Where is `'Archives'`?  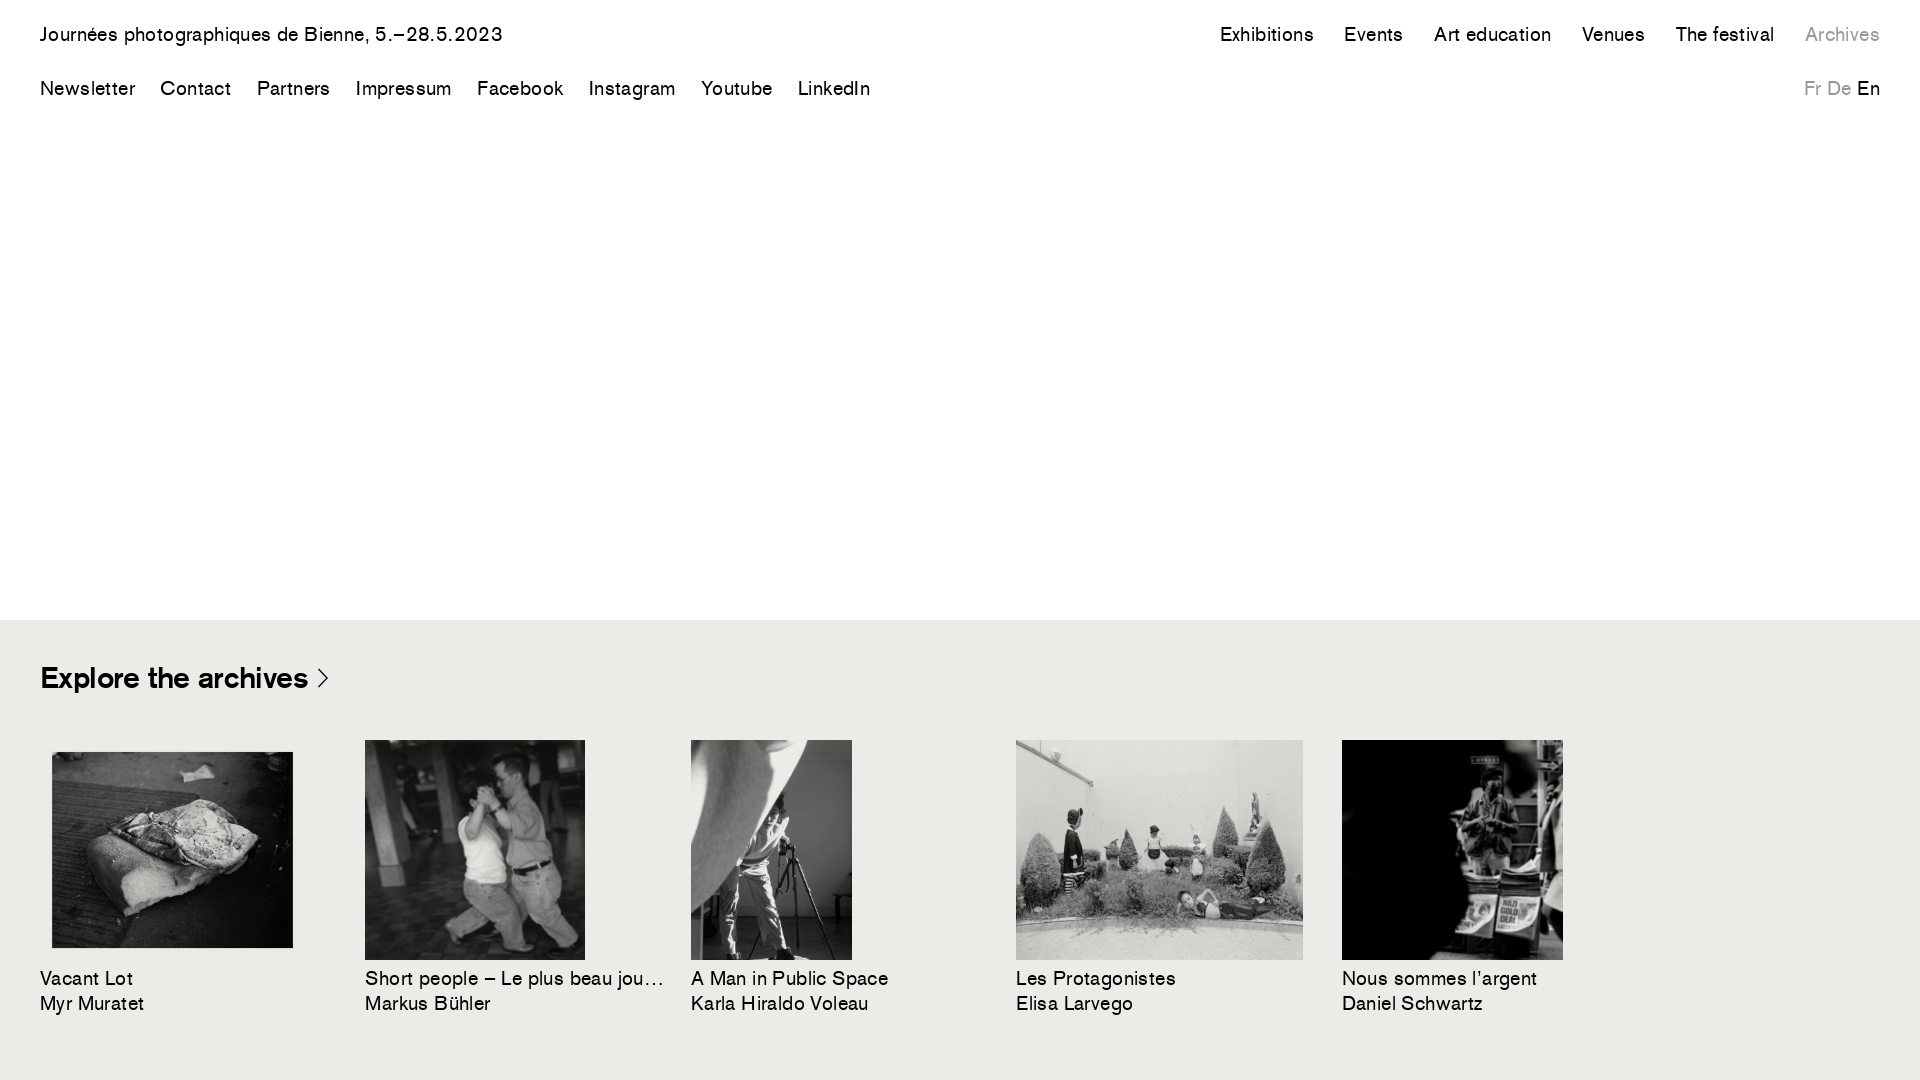
'Archives' is located at coordinates (1841, 34).